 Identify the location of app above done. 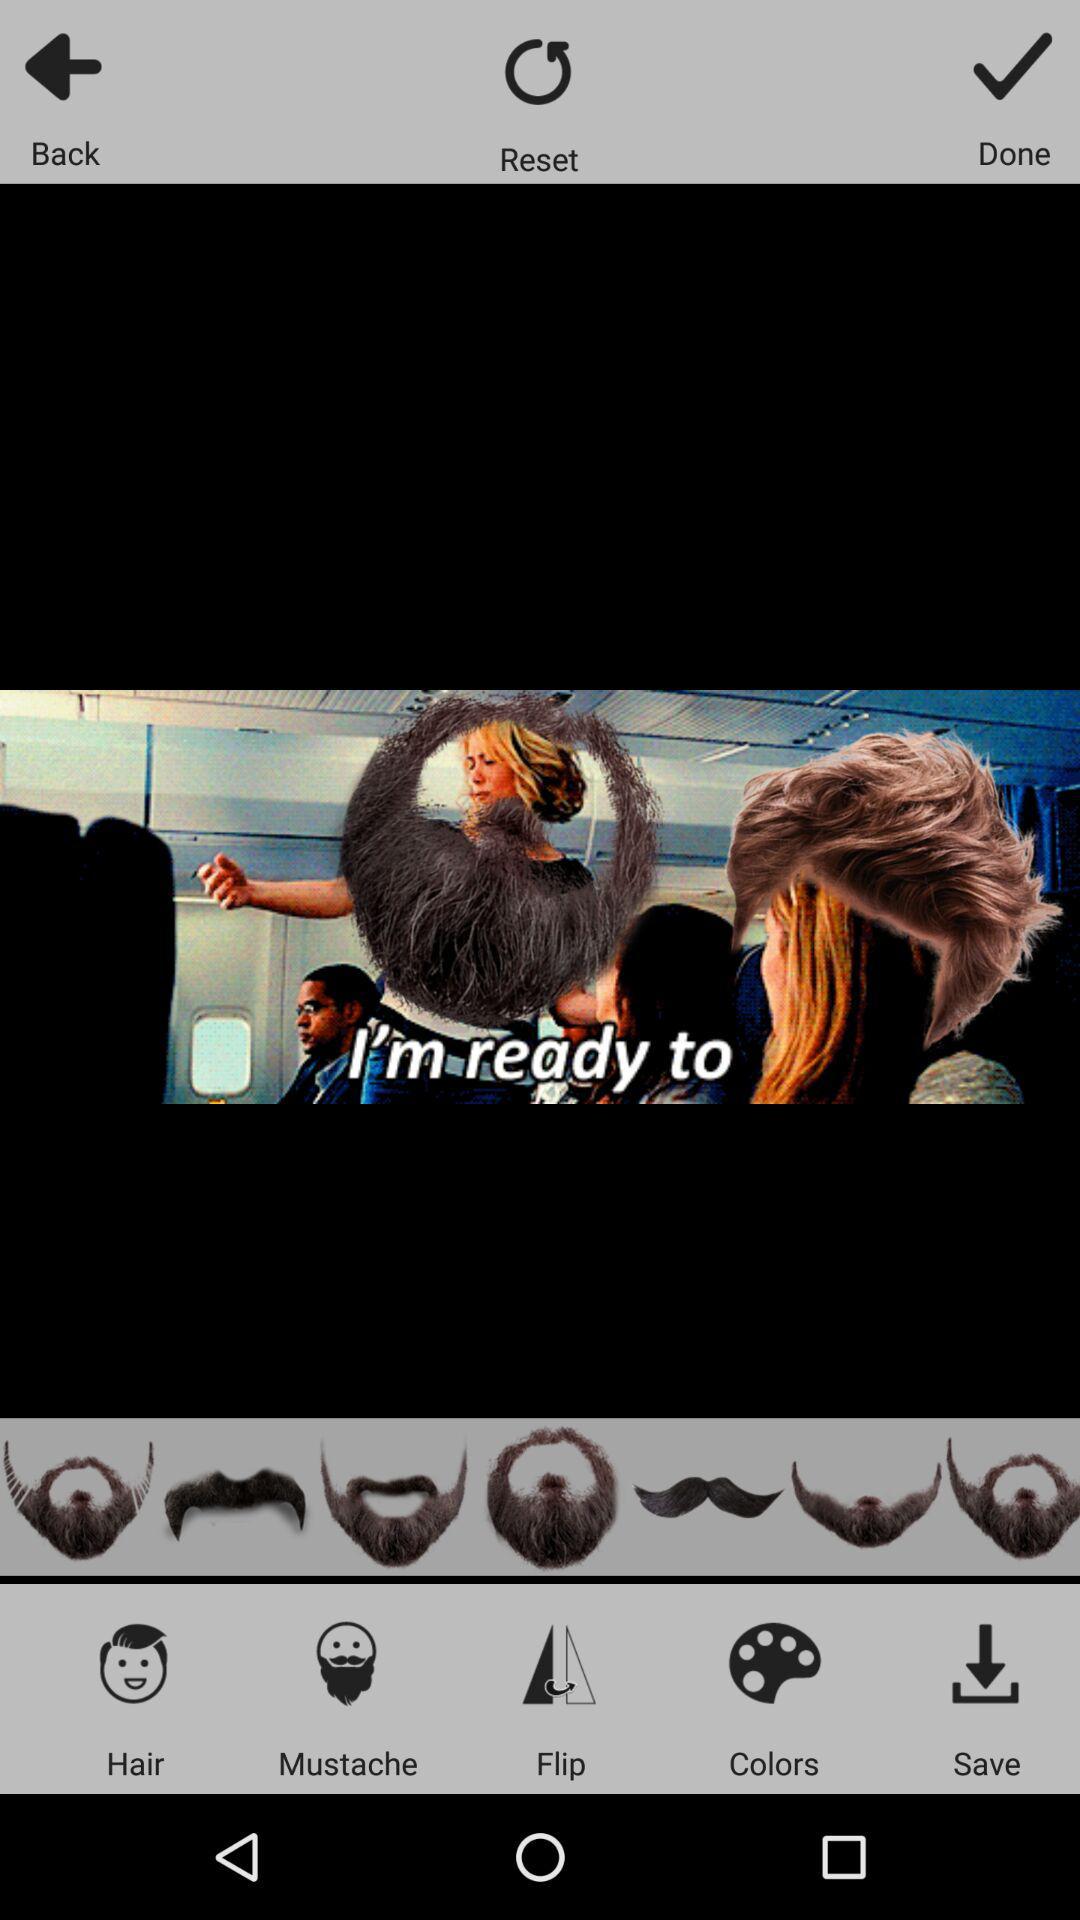
(1014, 65).